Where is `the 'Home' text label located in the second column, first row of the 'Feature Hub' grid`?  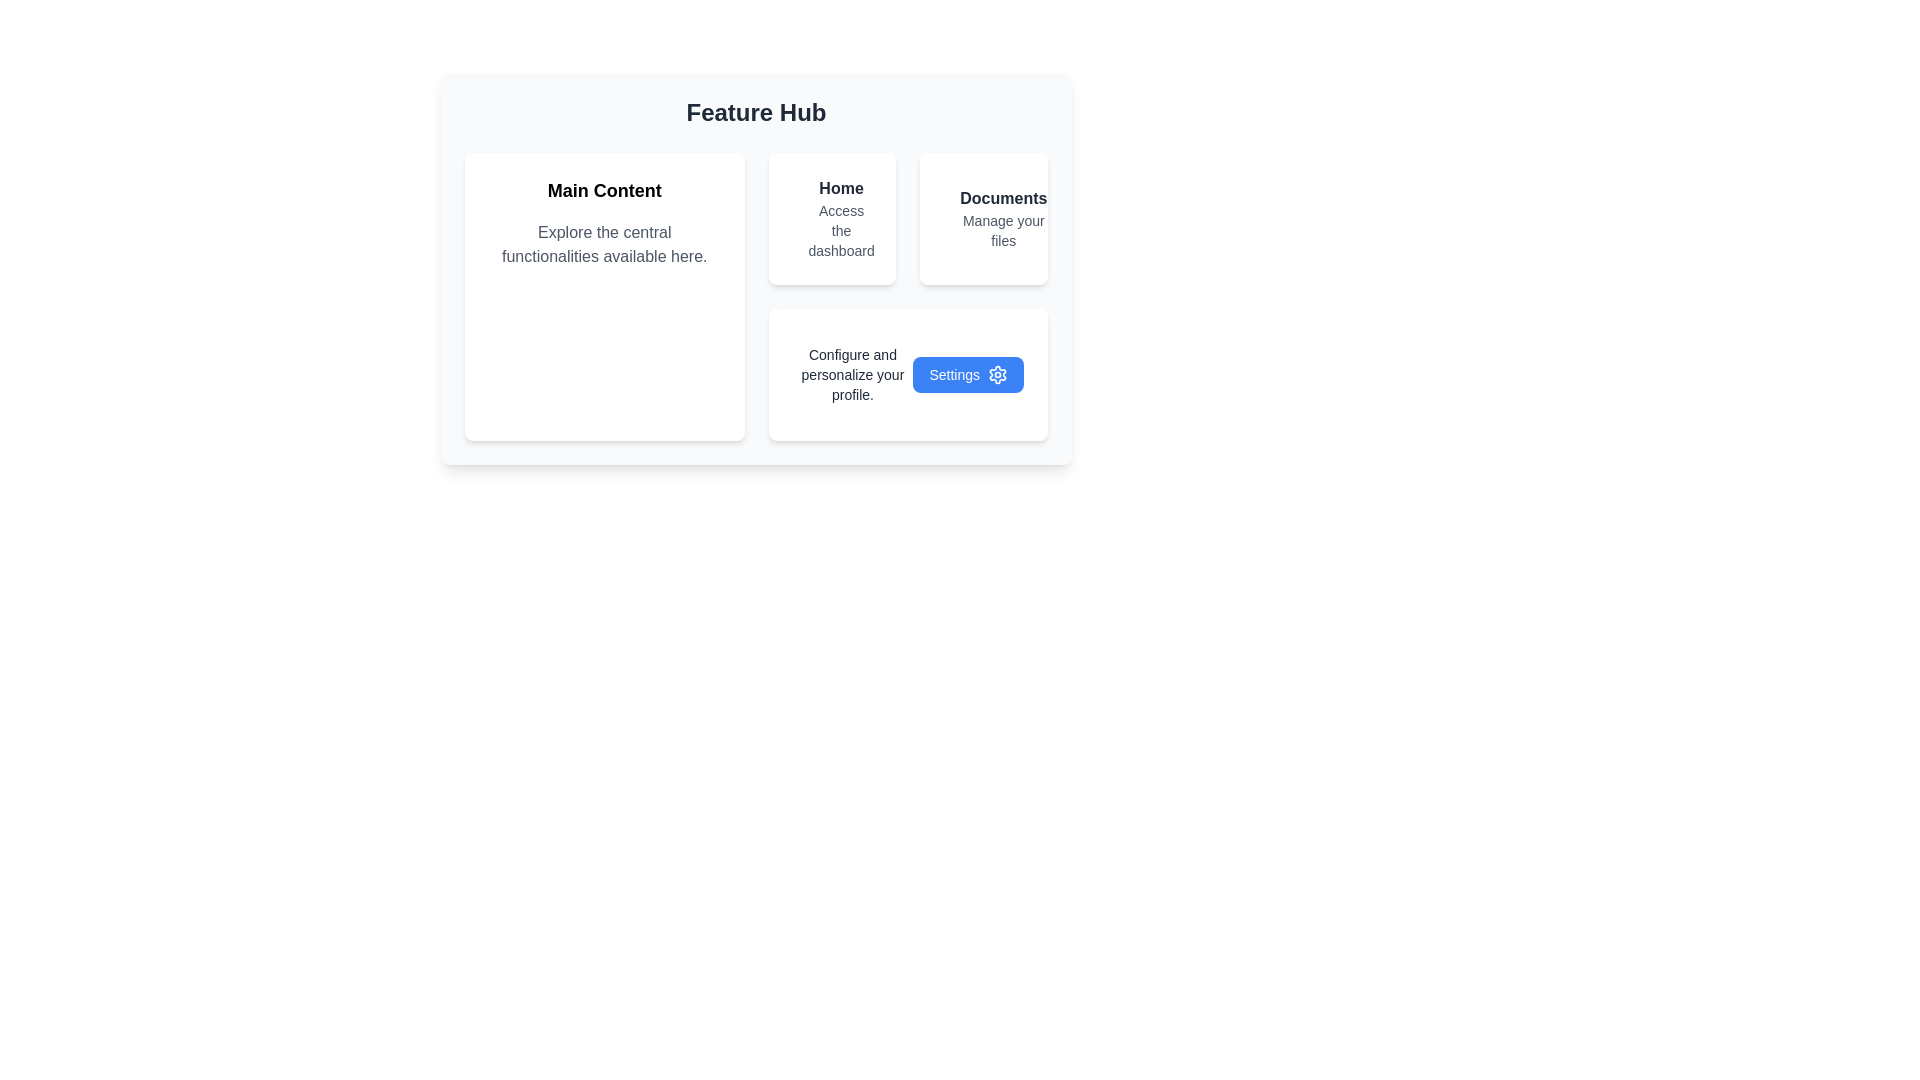 the 'Home' text label located in the second column, first row of the 'Feature Hub' grid is located at coordinates (841, 219).